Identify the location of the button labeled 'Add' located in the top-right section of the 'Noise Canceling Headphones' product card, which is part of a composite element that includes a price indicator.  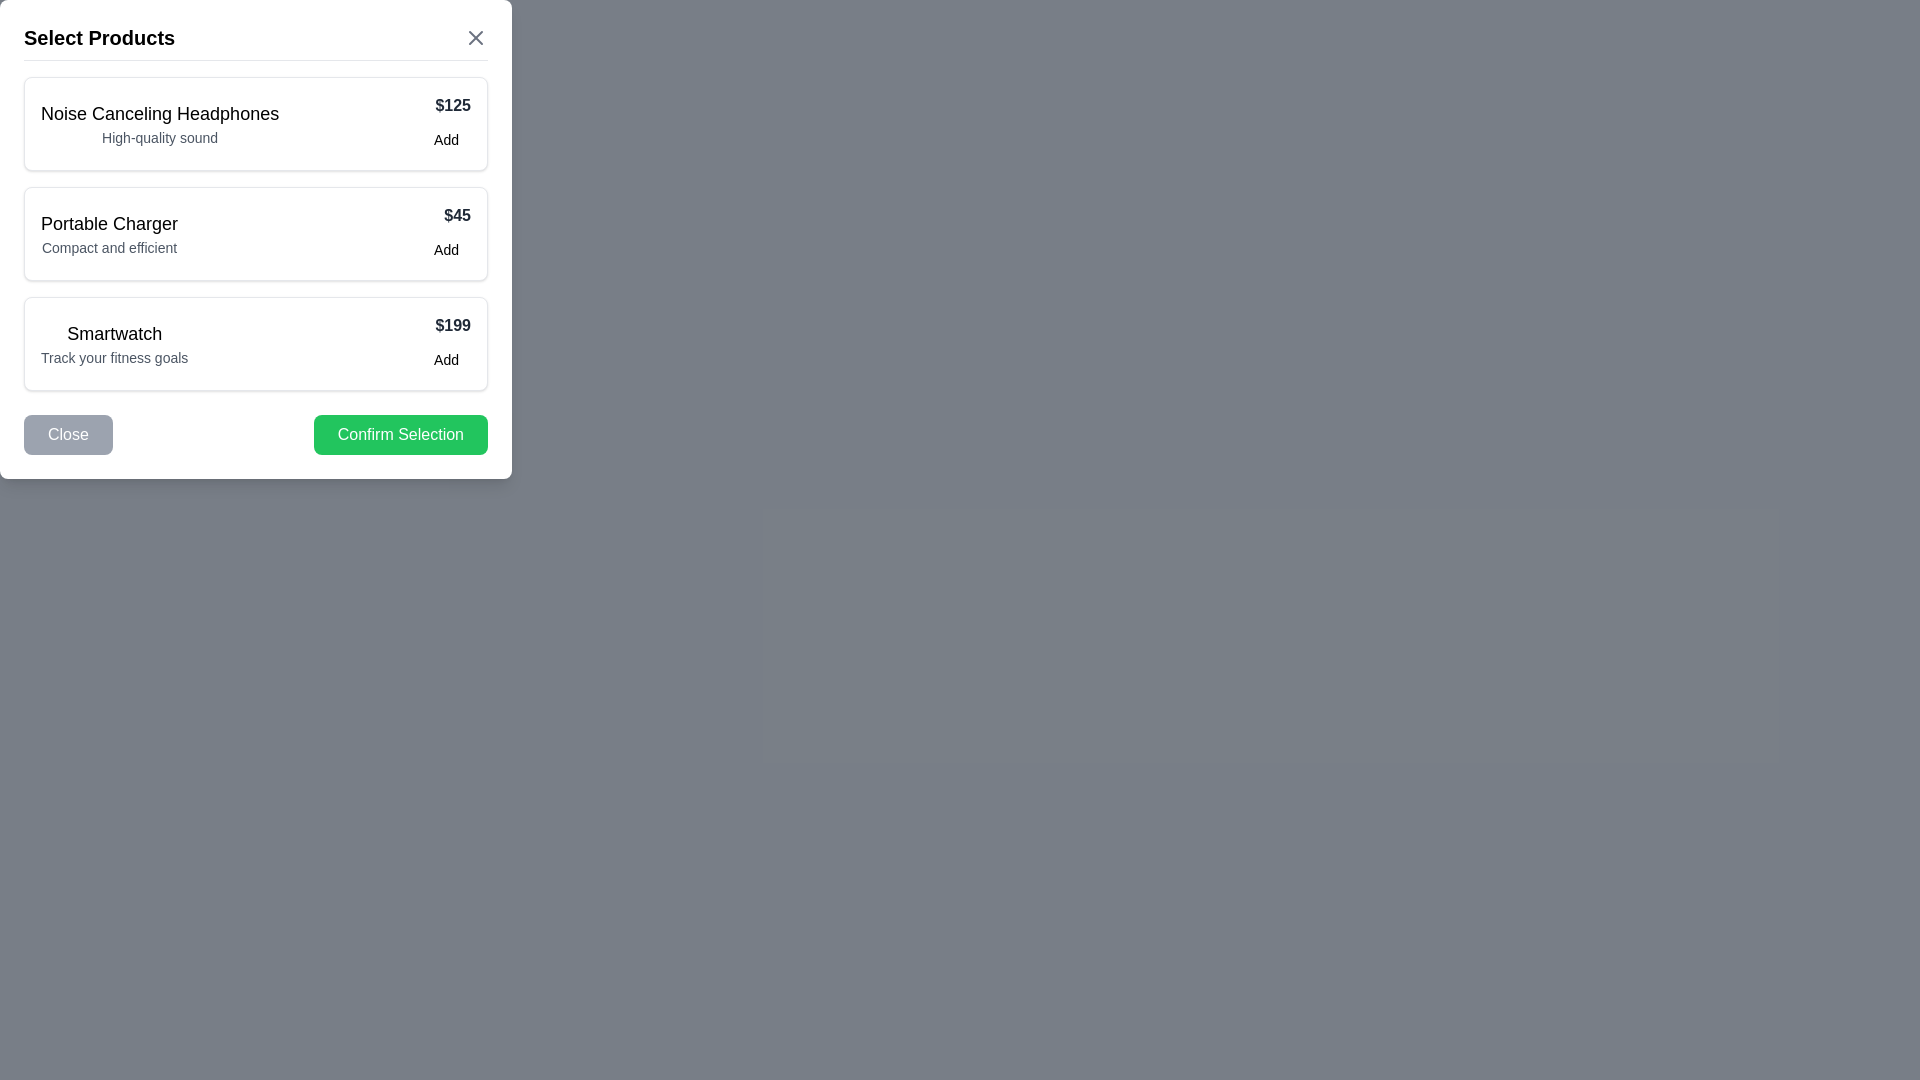
(445, 123).